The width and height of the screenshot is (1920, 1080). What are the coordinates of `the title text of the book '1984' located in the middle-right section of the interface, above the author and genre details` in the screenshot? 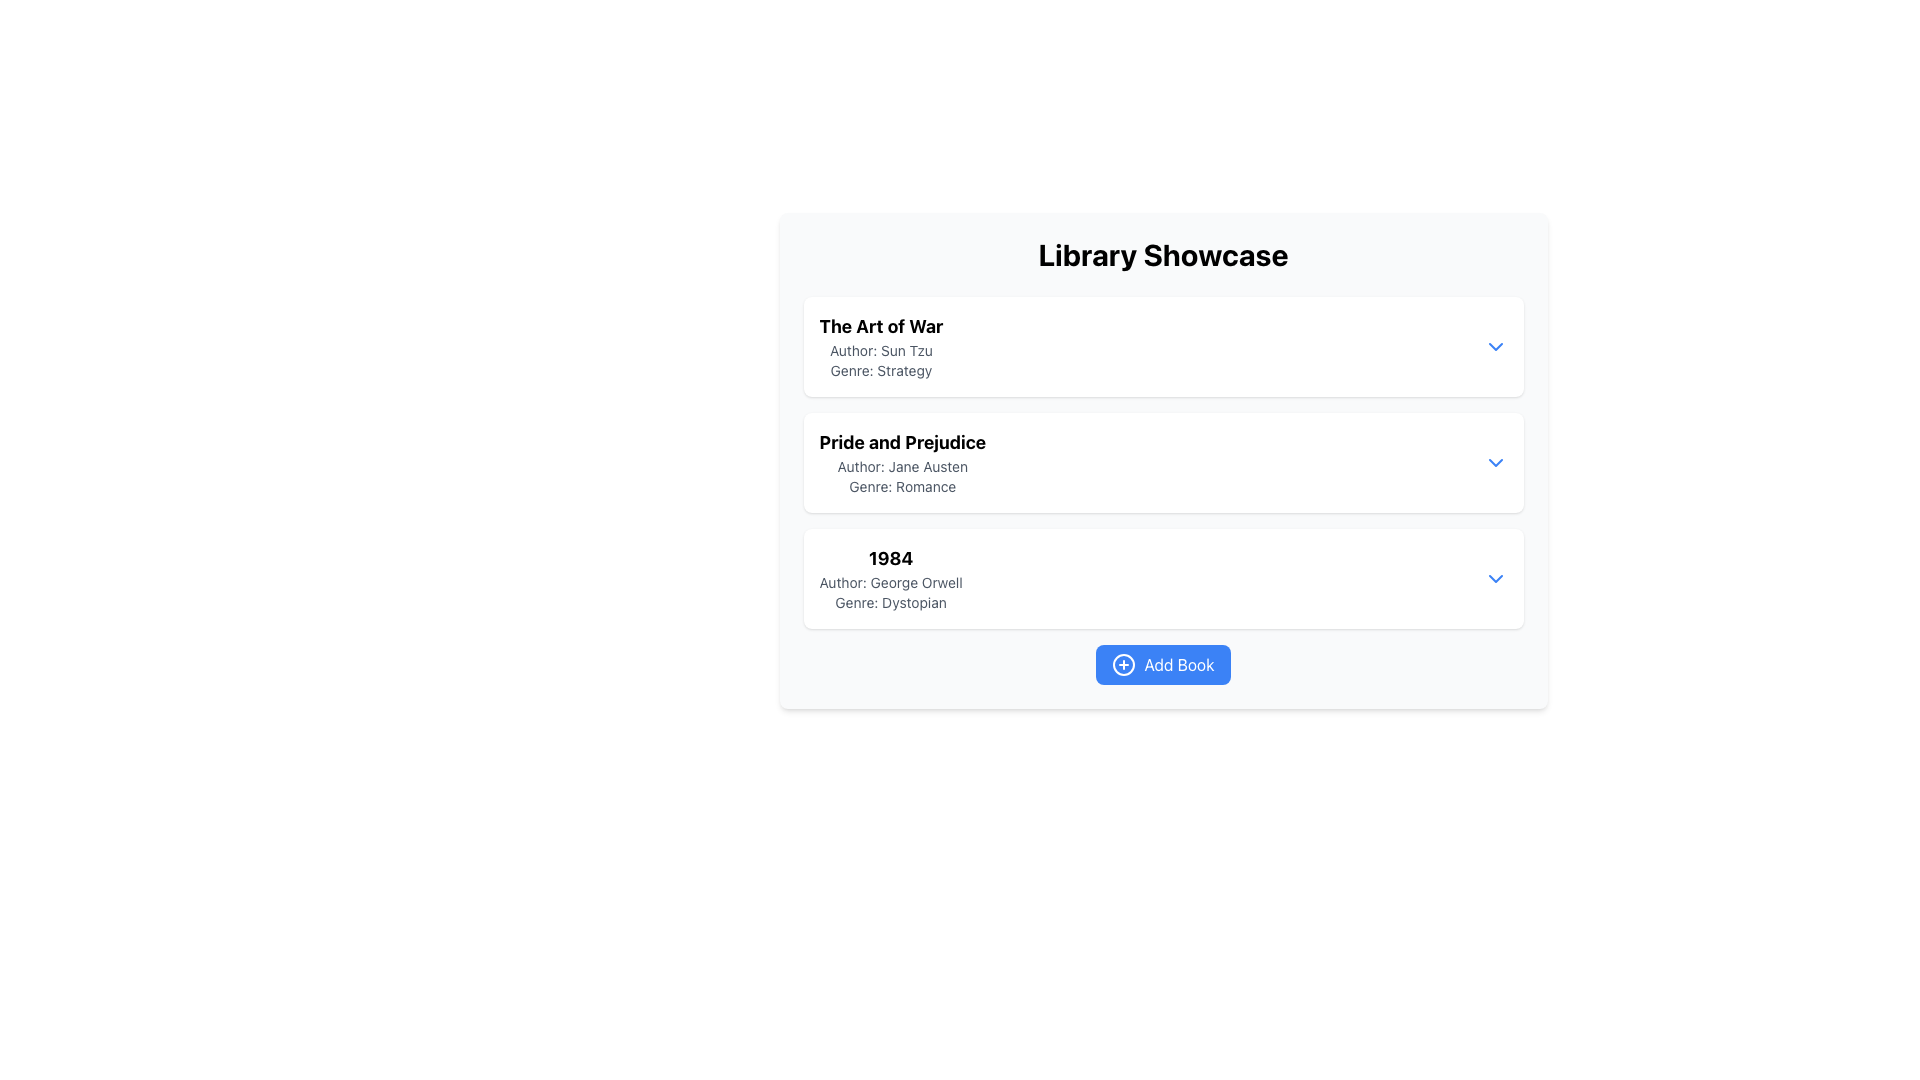 It's located at (890, 559).